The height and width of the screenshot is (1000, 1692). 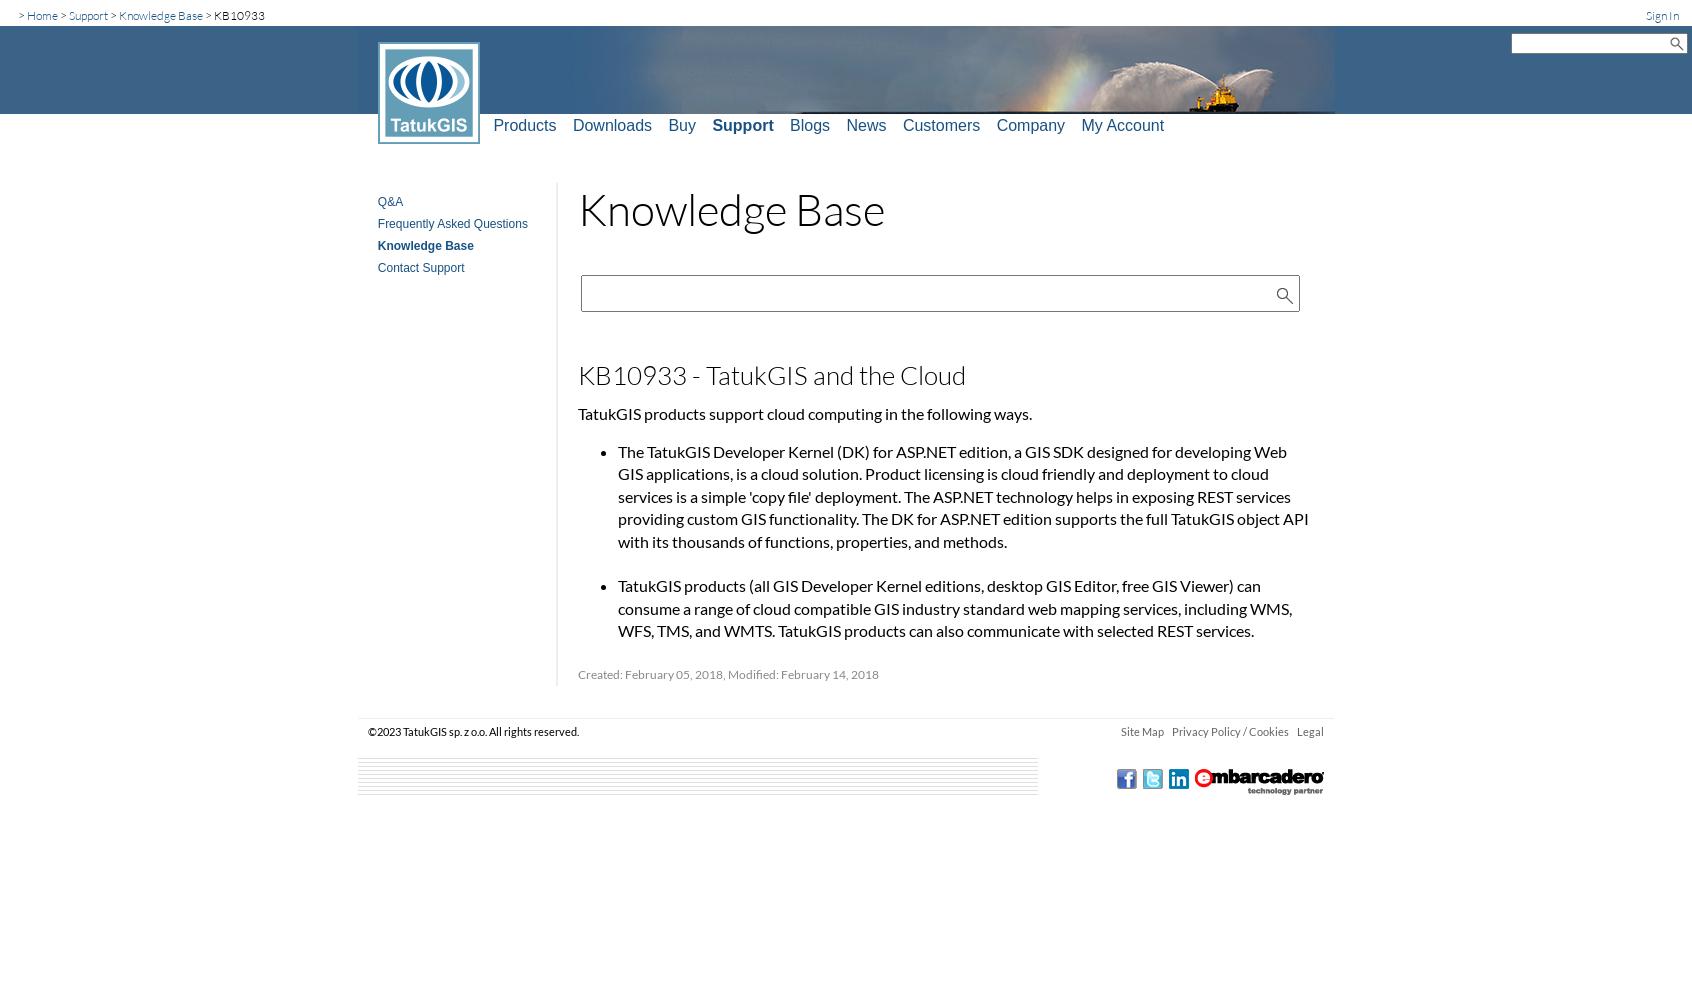 I want to click on 'The TatukGIS Developer Kernel (DK) for ASP.NET edition, a GIS SDK designed for developing Web GIS applications, is a cloud solution. Product licensing is cloud friendly and deployment to cloud services is a simple 'copy file' deployment. The ASP.NET technology helps in exposing REST services providing custom GIS functionality. The DK for ASP.NET edition supports the full TatukGIS object API with its thousands of functions, properties, and methods.', so click(x=963, y=494).